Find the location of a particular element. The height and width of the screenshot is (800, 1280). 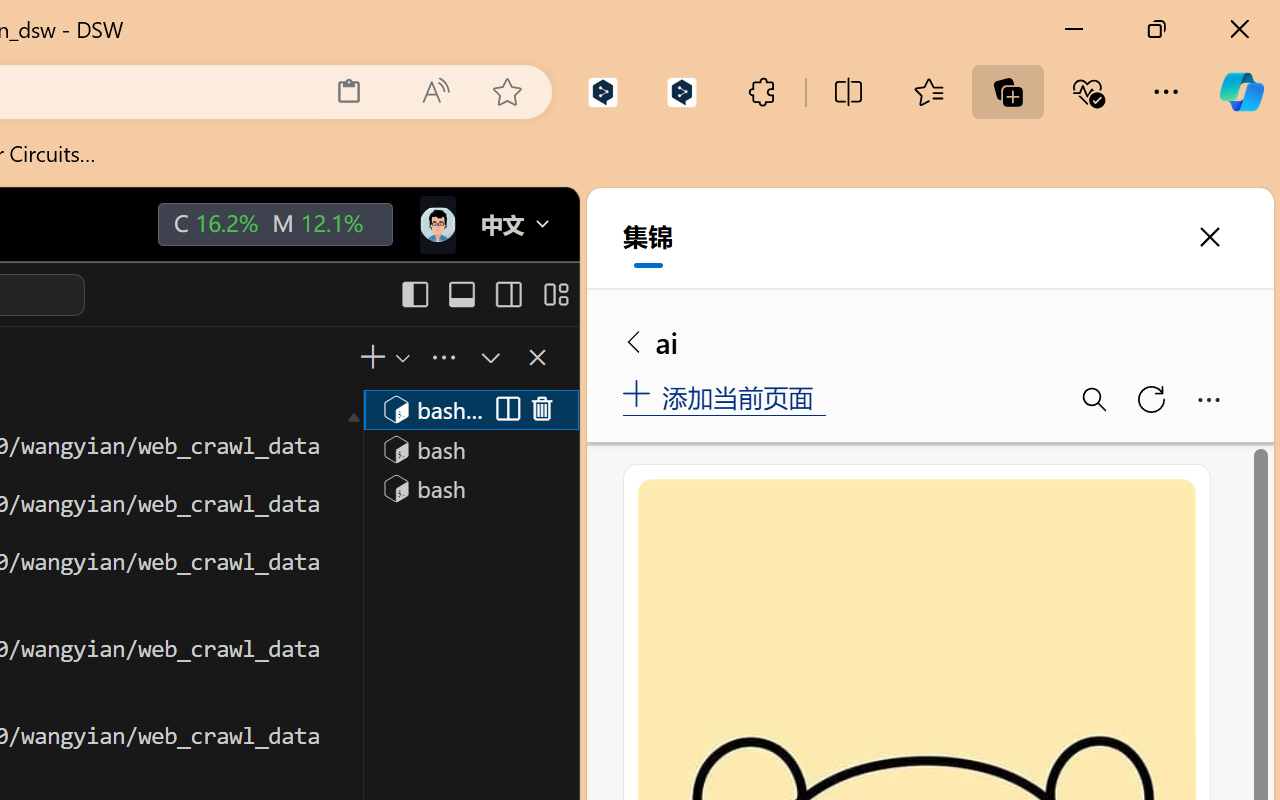

'Split (Ctrl+Shift+5)' is located at coordinates (504, 409).